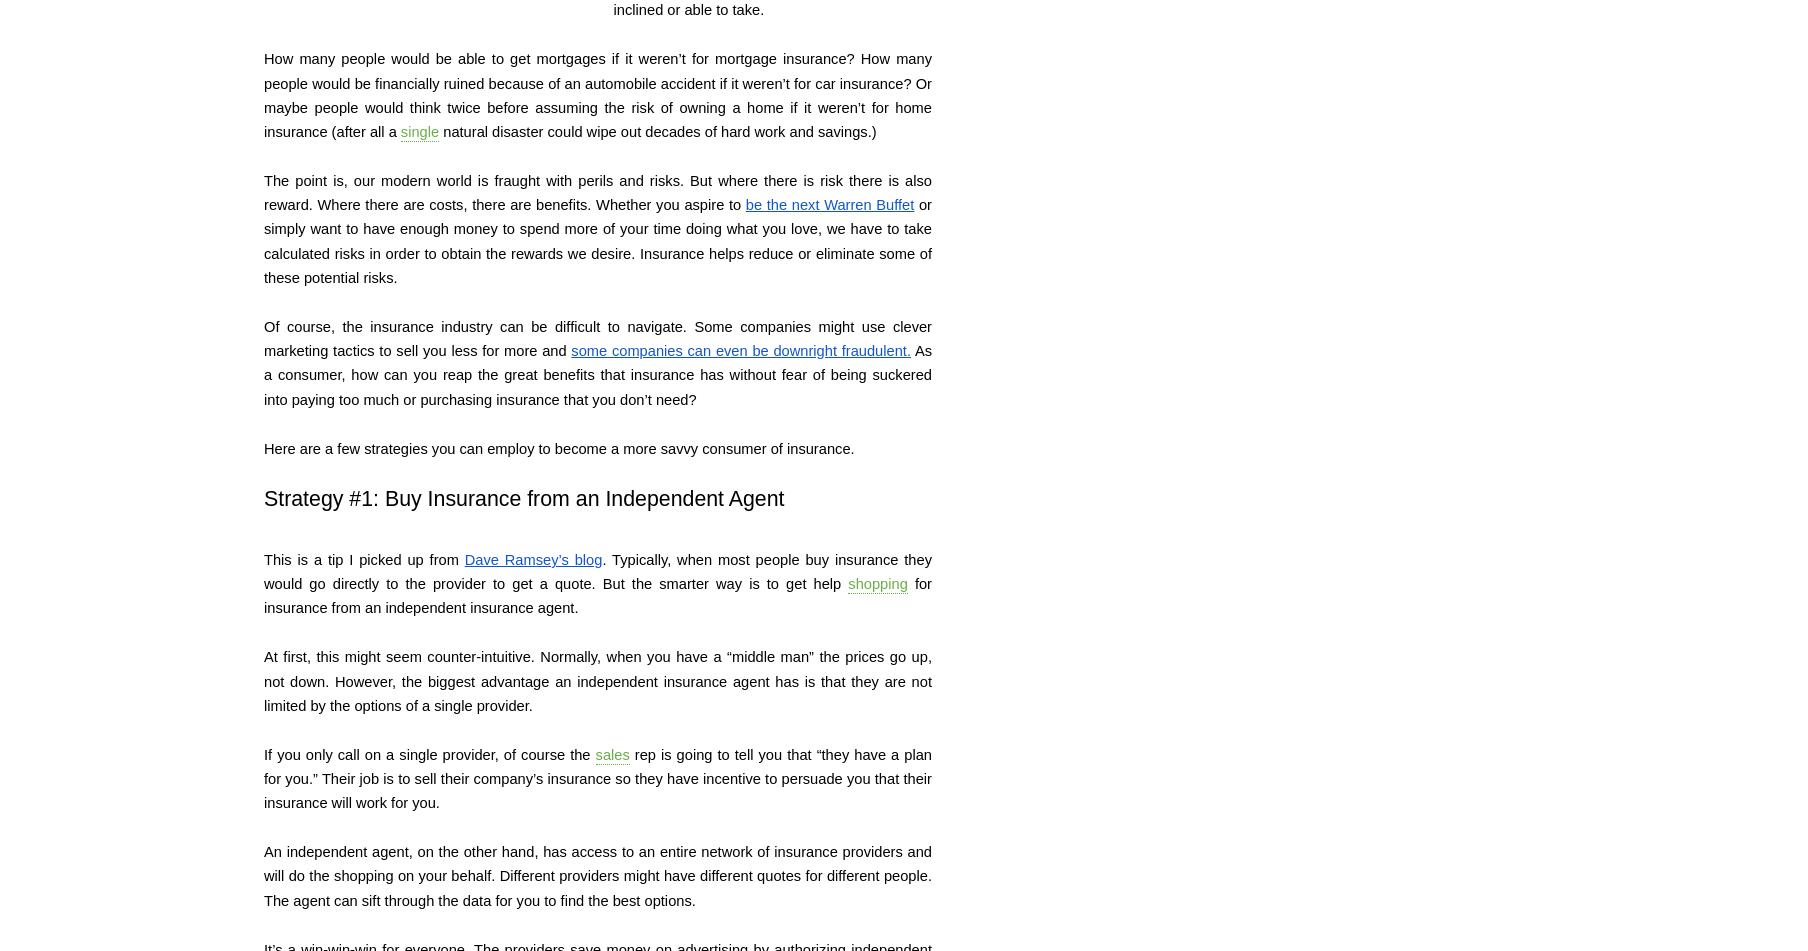 The image size is (1808, 951). What do you see at coordinates (262, 752) in the screenshot?
I see `'If you only call on a'` at bounding box center [262, 752].